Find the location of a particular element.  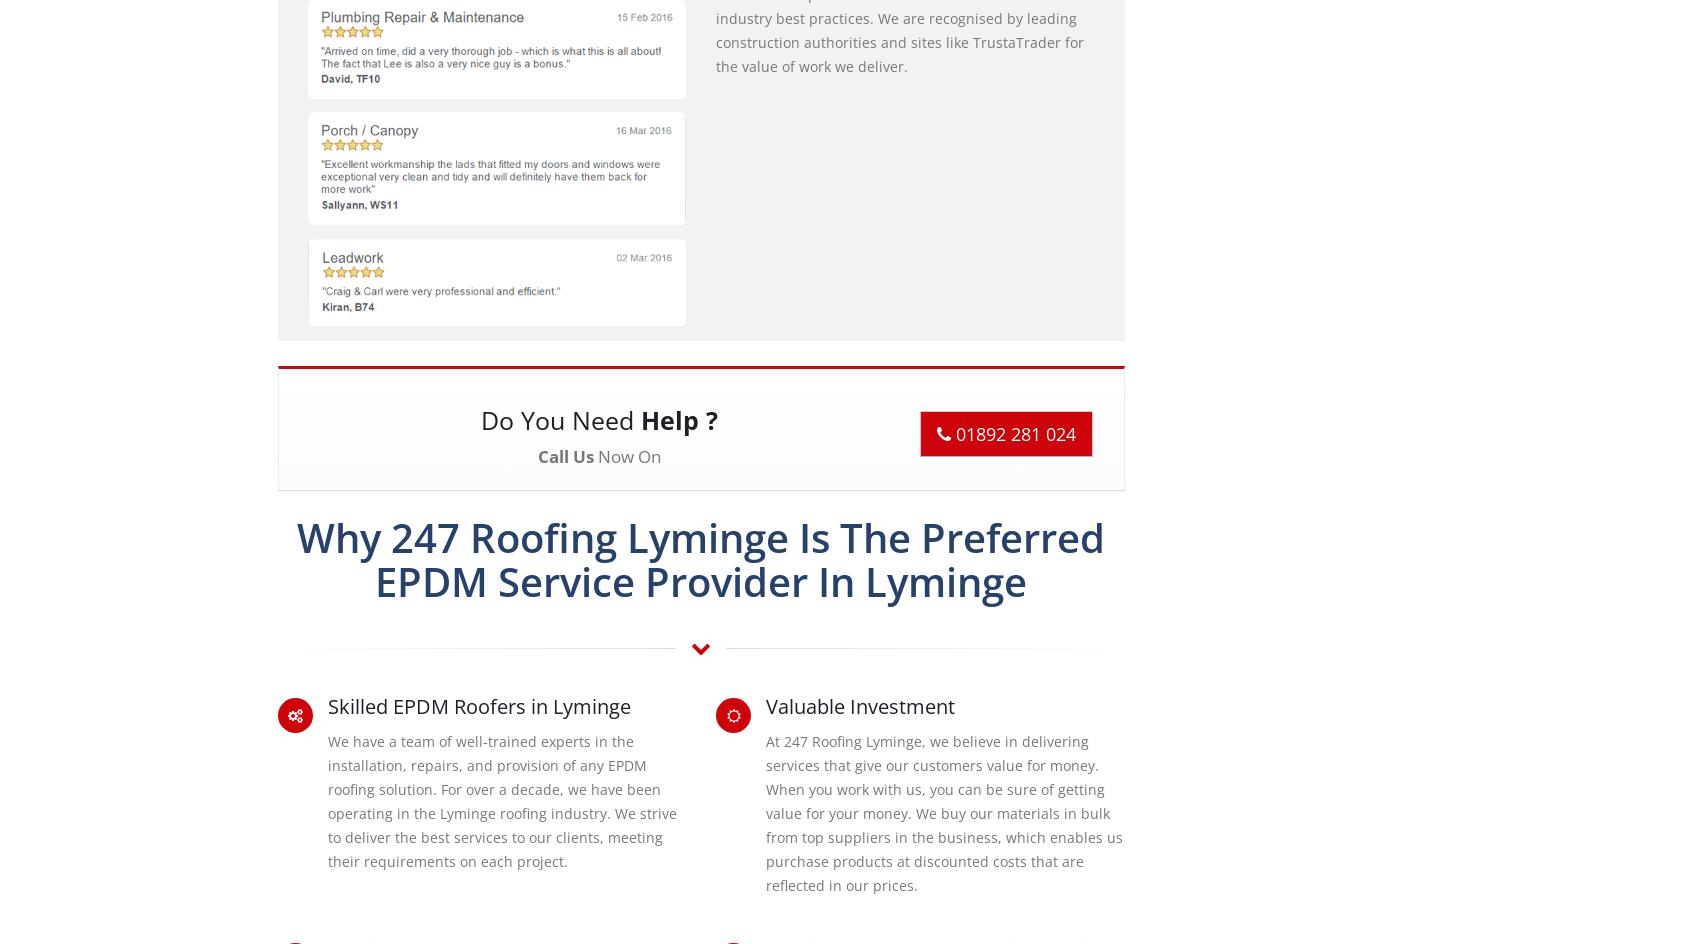

'01892 281 024' is located at coordinates (950, 432).